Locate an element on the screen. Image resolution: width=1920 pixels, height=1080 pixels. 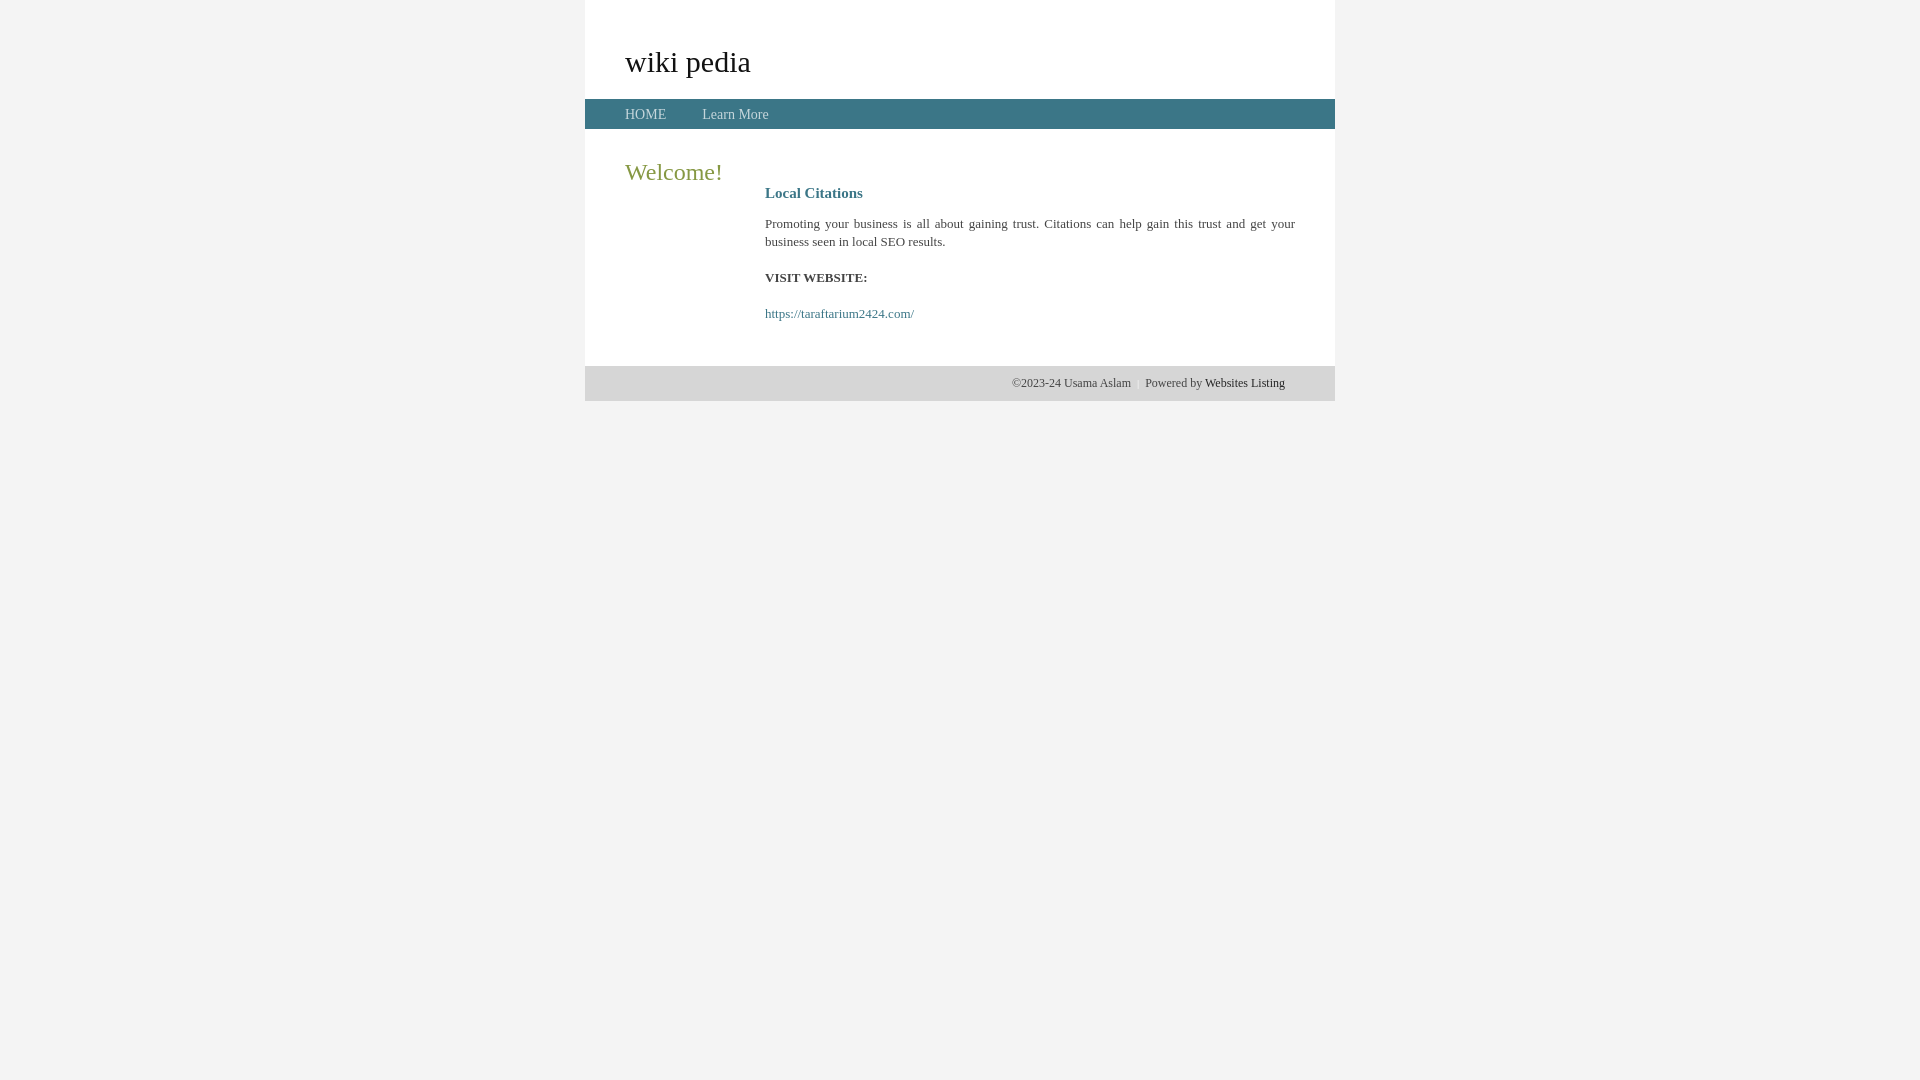
'https://taraftarium2424.com/' is located at coordinates (839, 313).